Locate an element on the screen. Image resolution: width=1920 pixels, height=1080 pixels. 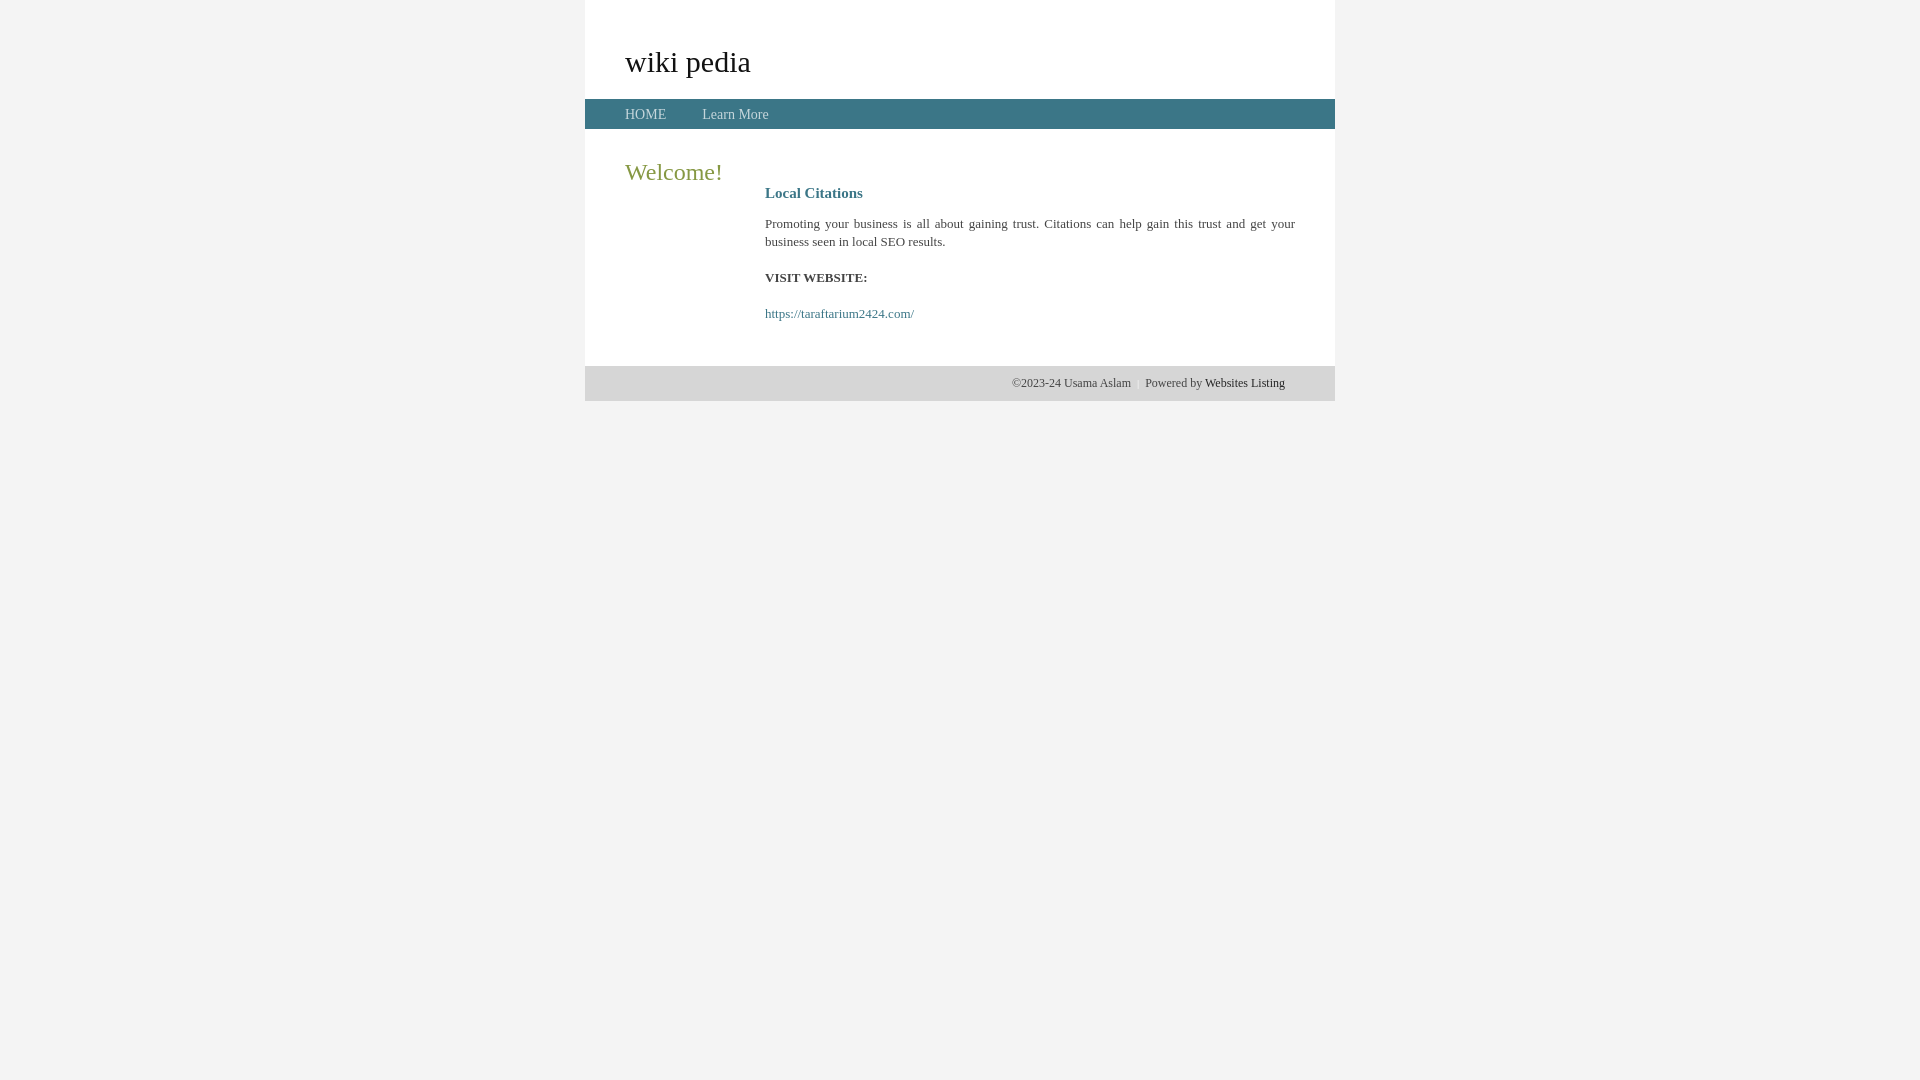
'https://taraftarium2424.com/' is located at coordinates (839, 313).